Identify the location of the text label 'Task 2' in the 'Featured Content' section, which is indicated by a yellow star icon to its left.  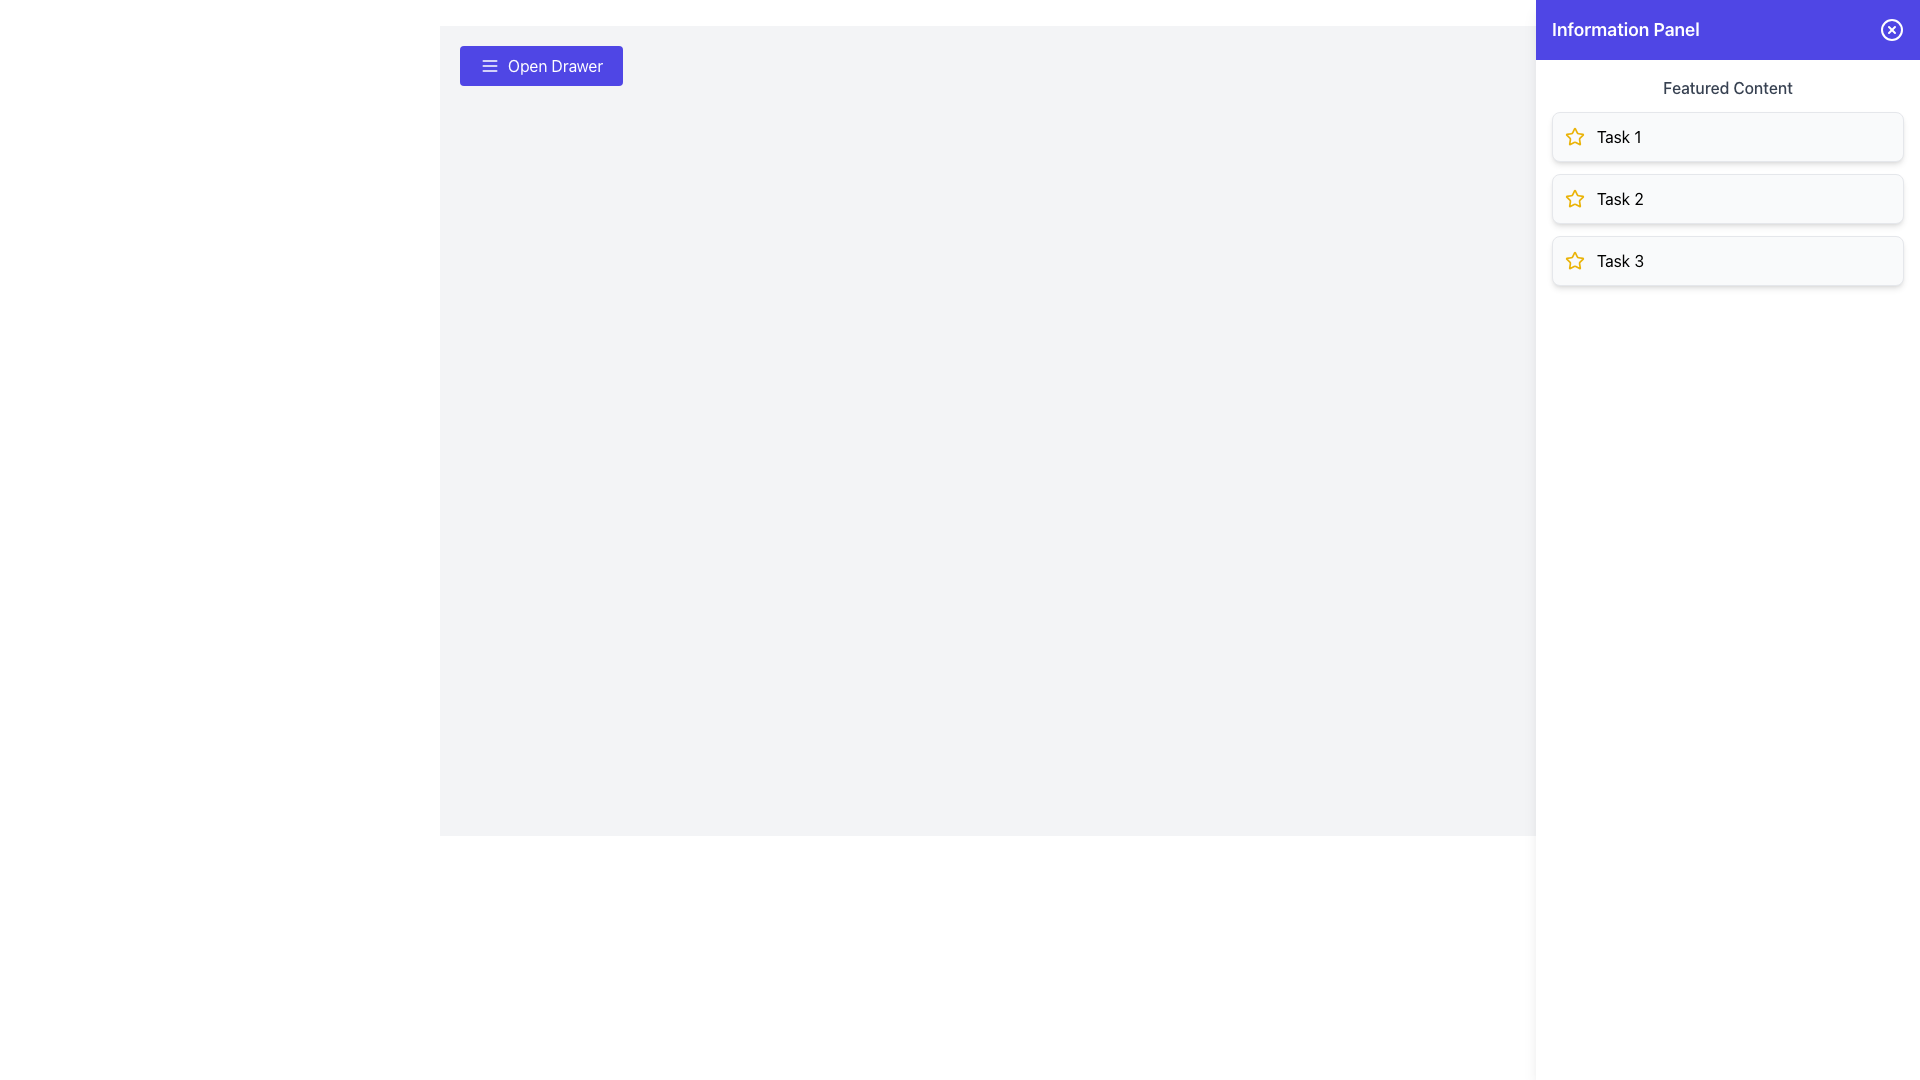
(1620, 199).